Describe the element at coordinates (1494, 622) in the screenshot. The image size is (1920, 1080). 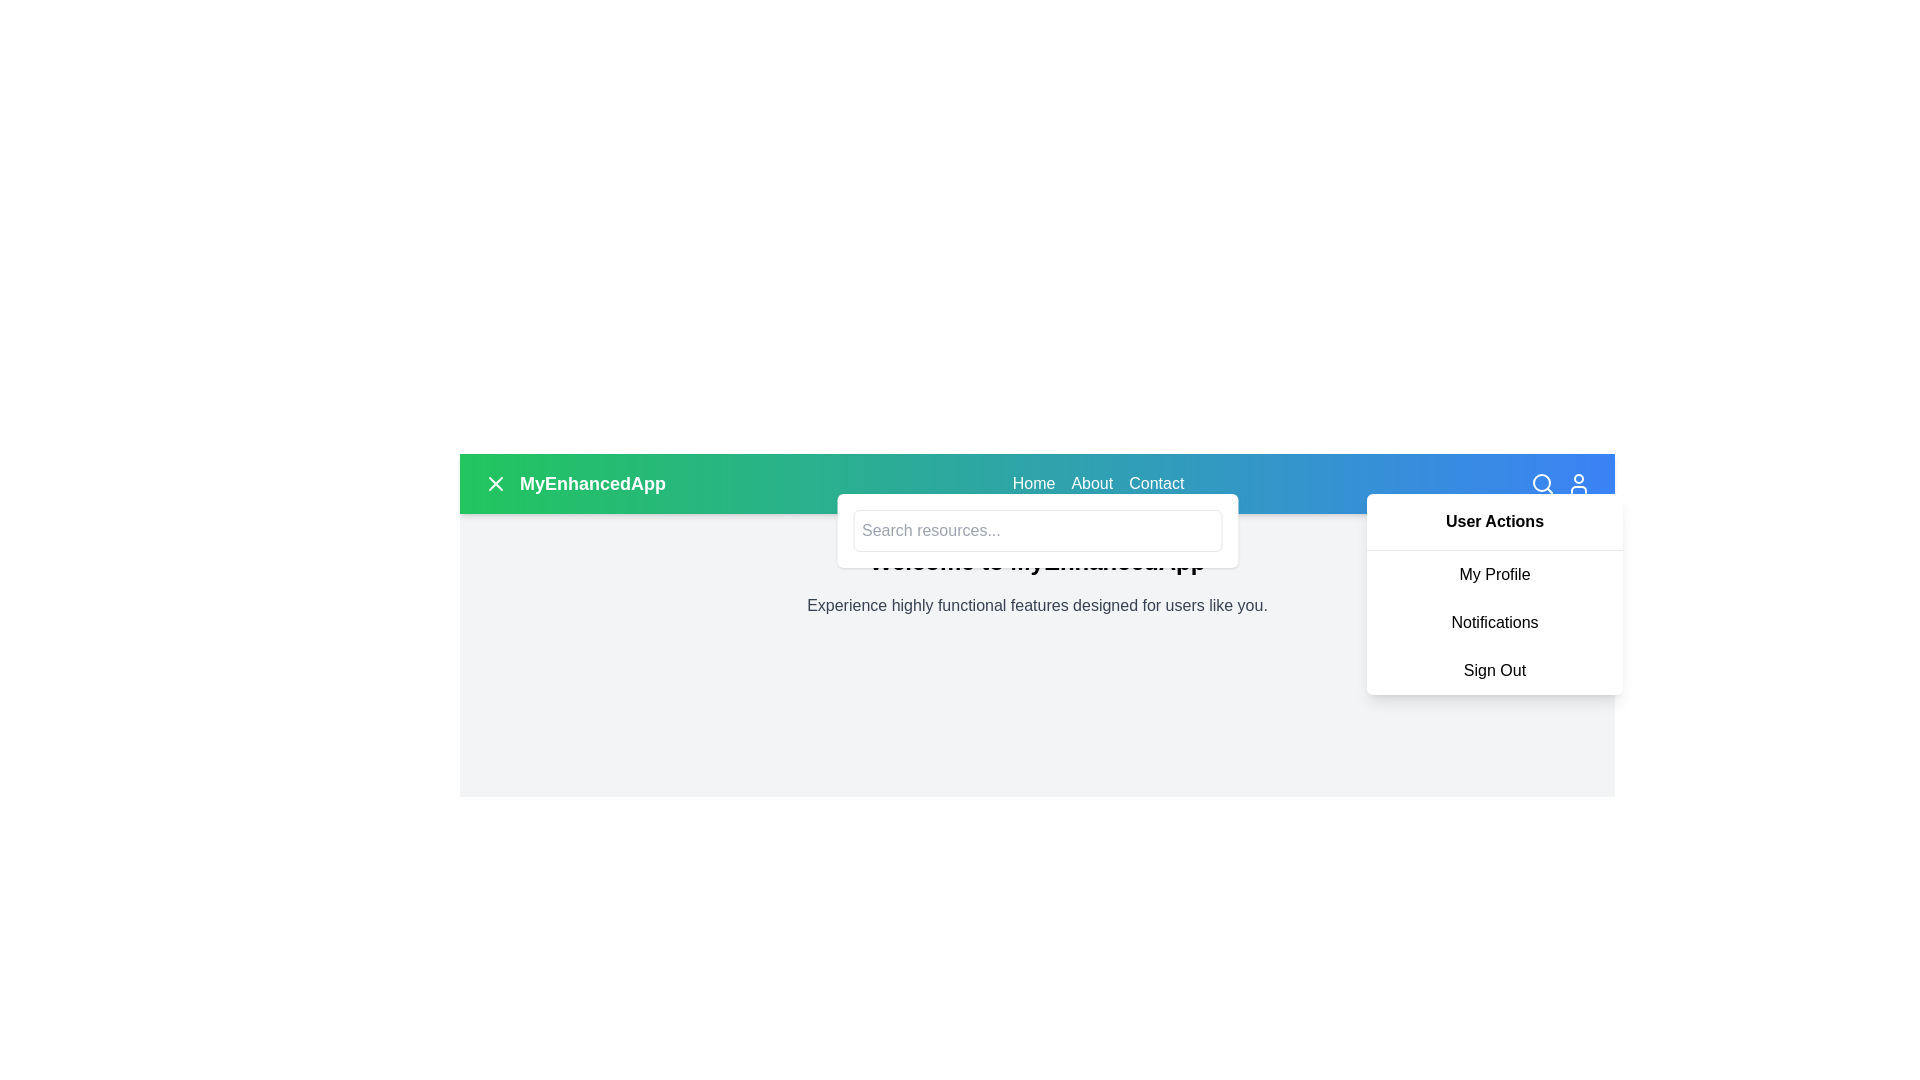
I see `the 'Notifications' text label in the dropdown menu located in the top-right corner, which is the second item in a vertical list of options` at that location.